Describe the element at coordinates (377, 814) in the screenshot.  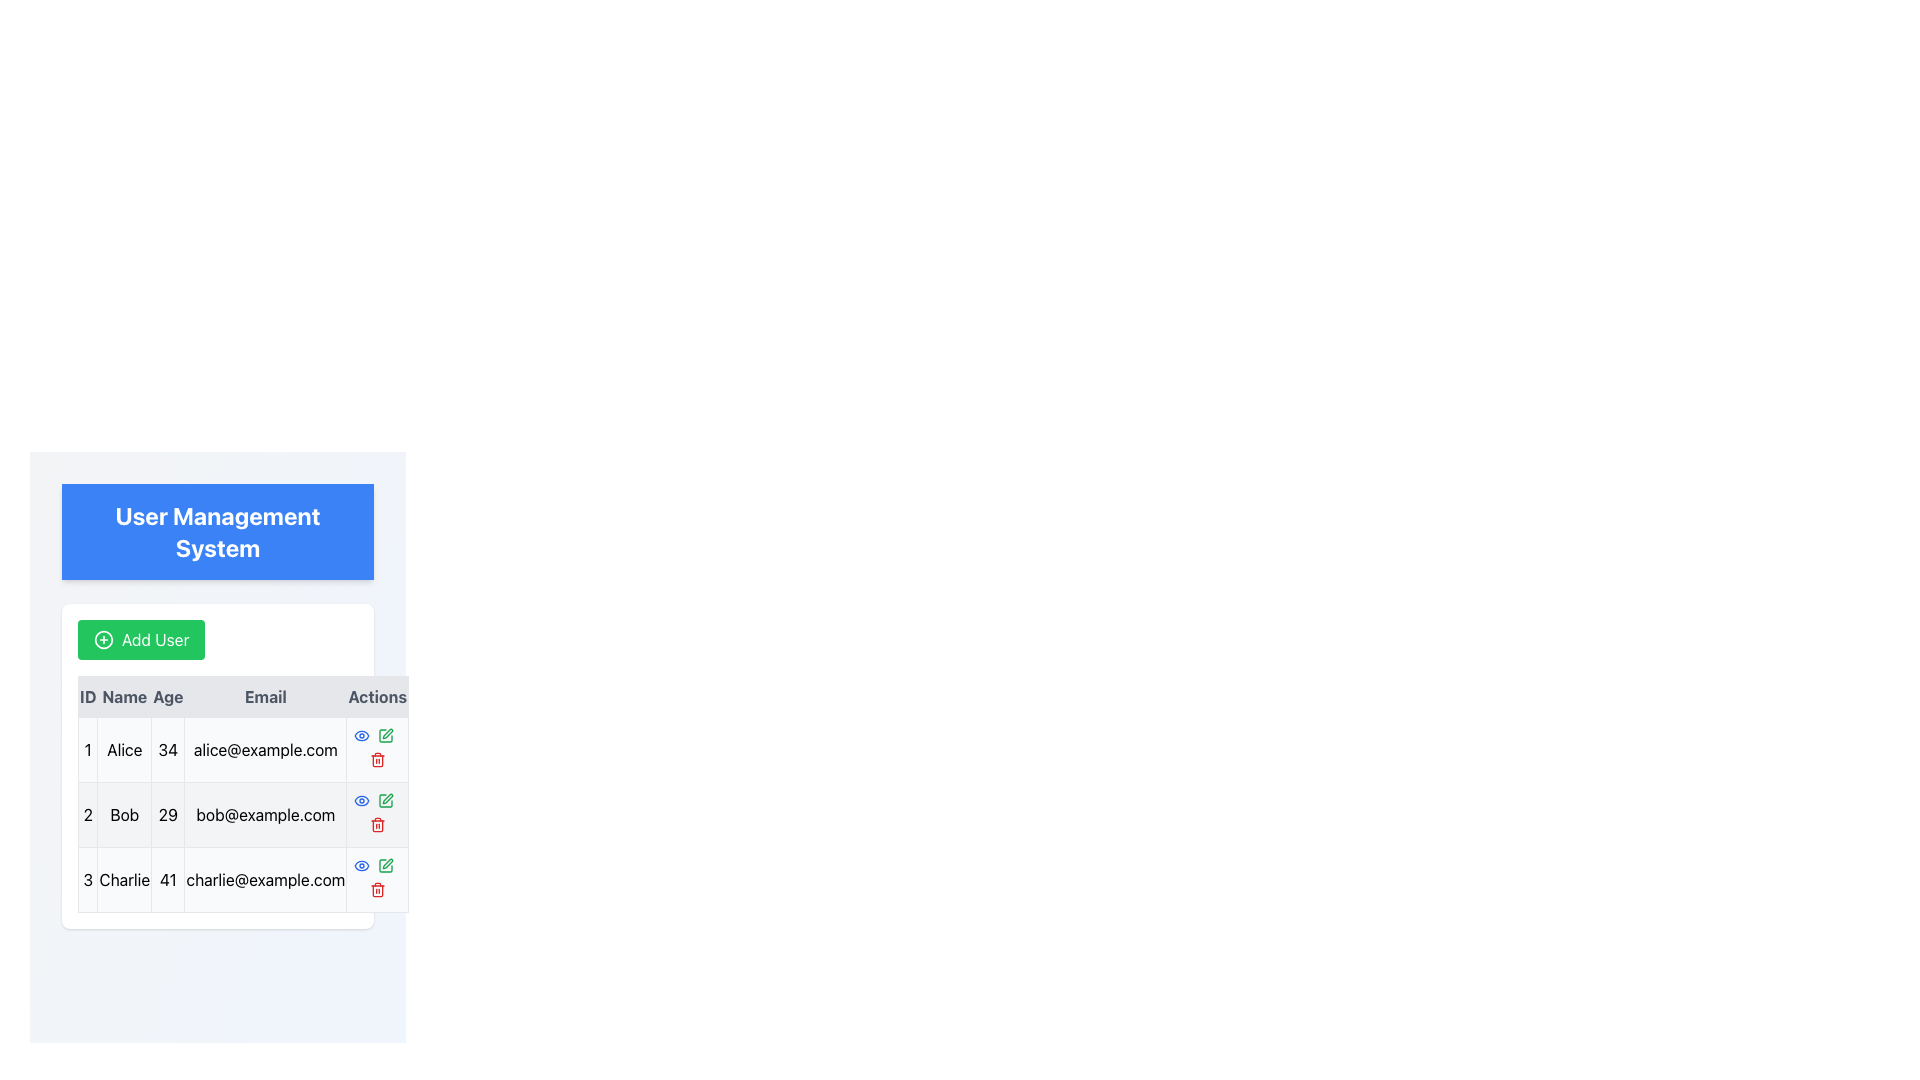
I see `the red trash bin icon representing the delete action for the user 'Bob' in the second row of the user data table to possibly see a tooltip` at that location.